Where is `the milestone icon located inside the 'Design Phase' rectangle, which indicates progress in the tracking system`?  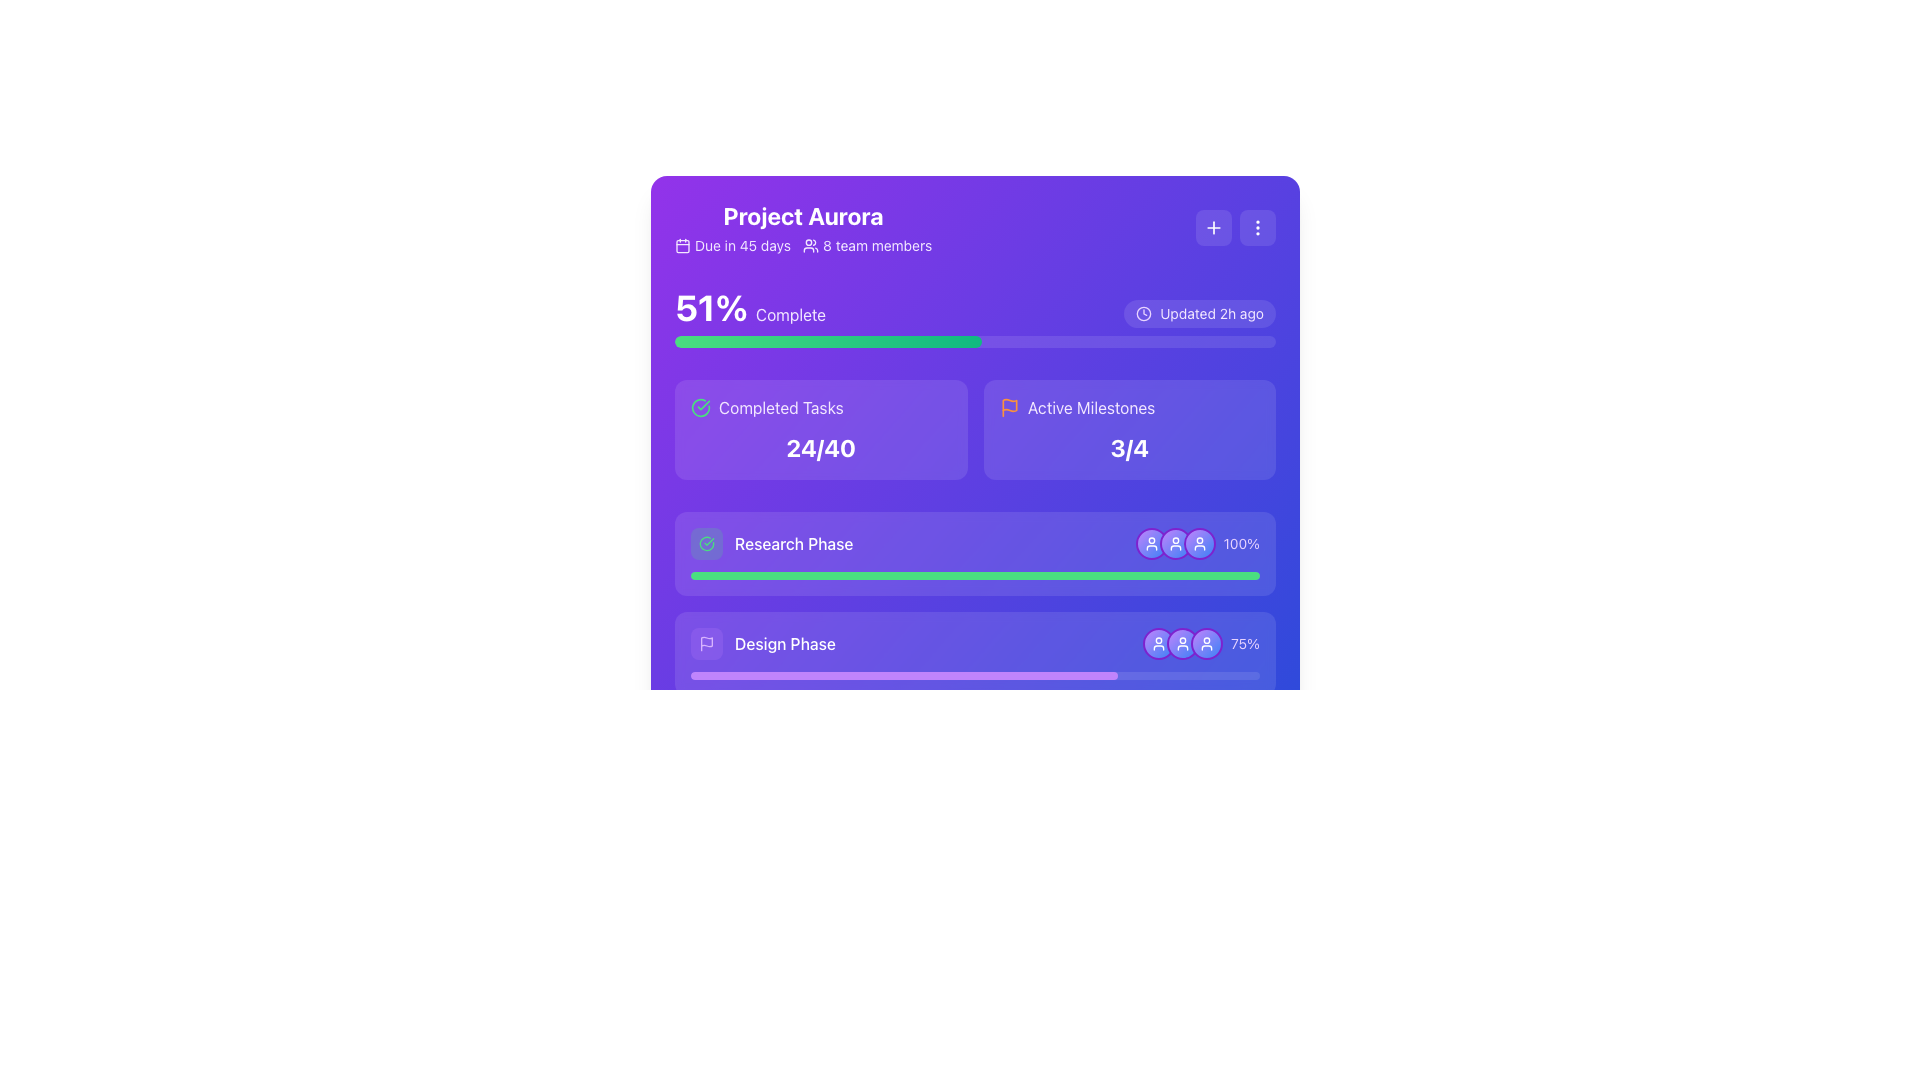
the milestone icon located inside the 'Design Phase' rectangle, which indicates progress in the tracking system is located at coordinates (706, 641).